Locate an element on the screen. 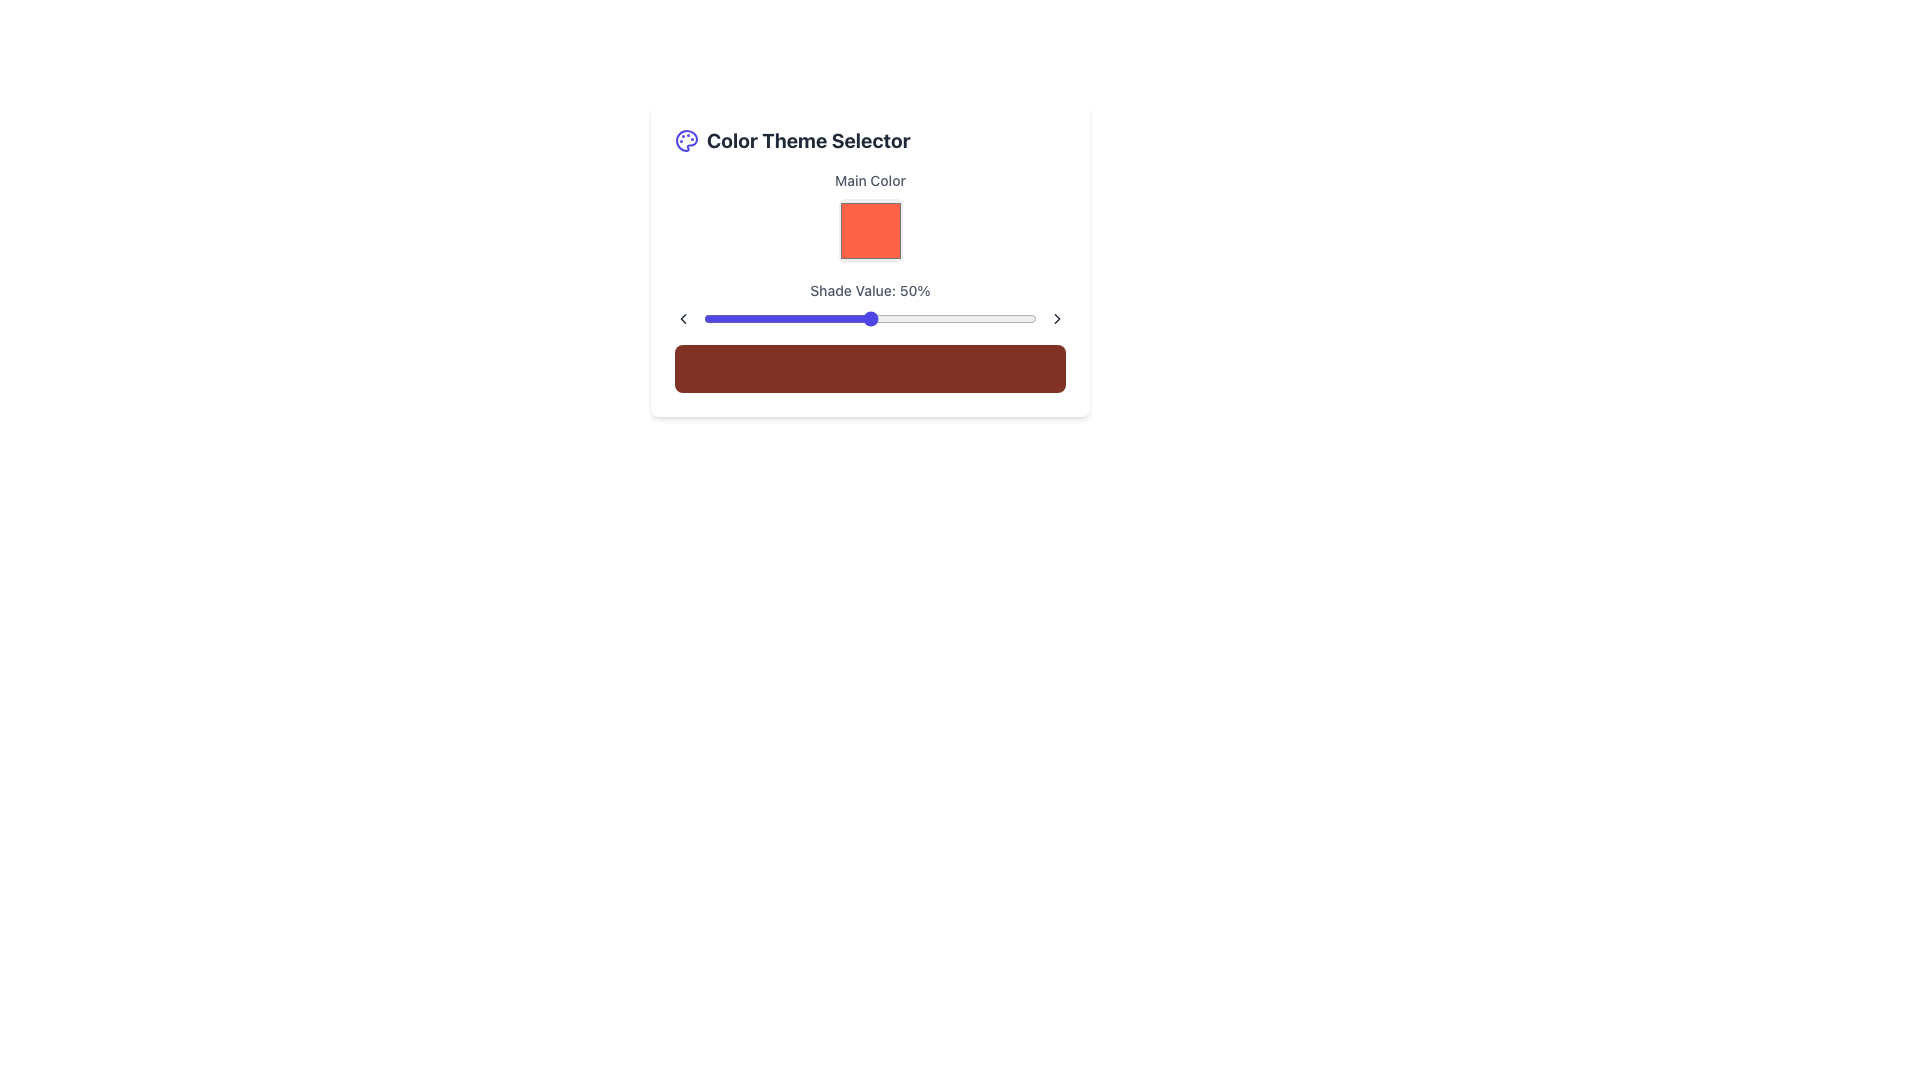 This screenshot has width=1920, height=1080. the Decorative Icon representing a palette, styled with a blue stroke color, located to the left of the 'Color Theme Selector' heading is located at coordinates (686, 140).